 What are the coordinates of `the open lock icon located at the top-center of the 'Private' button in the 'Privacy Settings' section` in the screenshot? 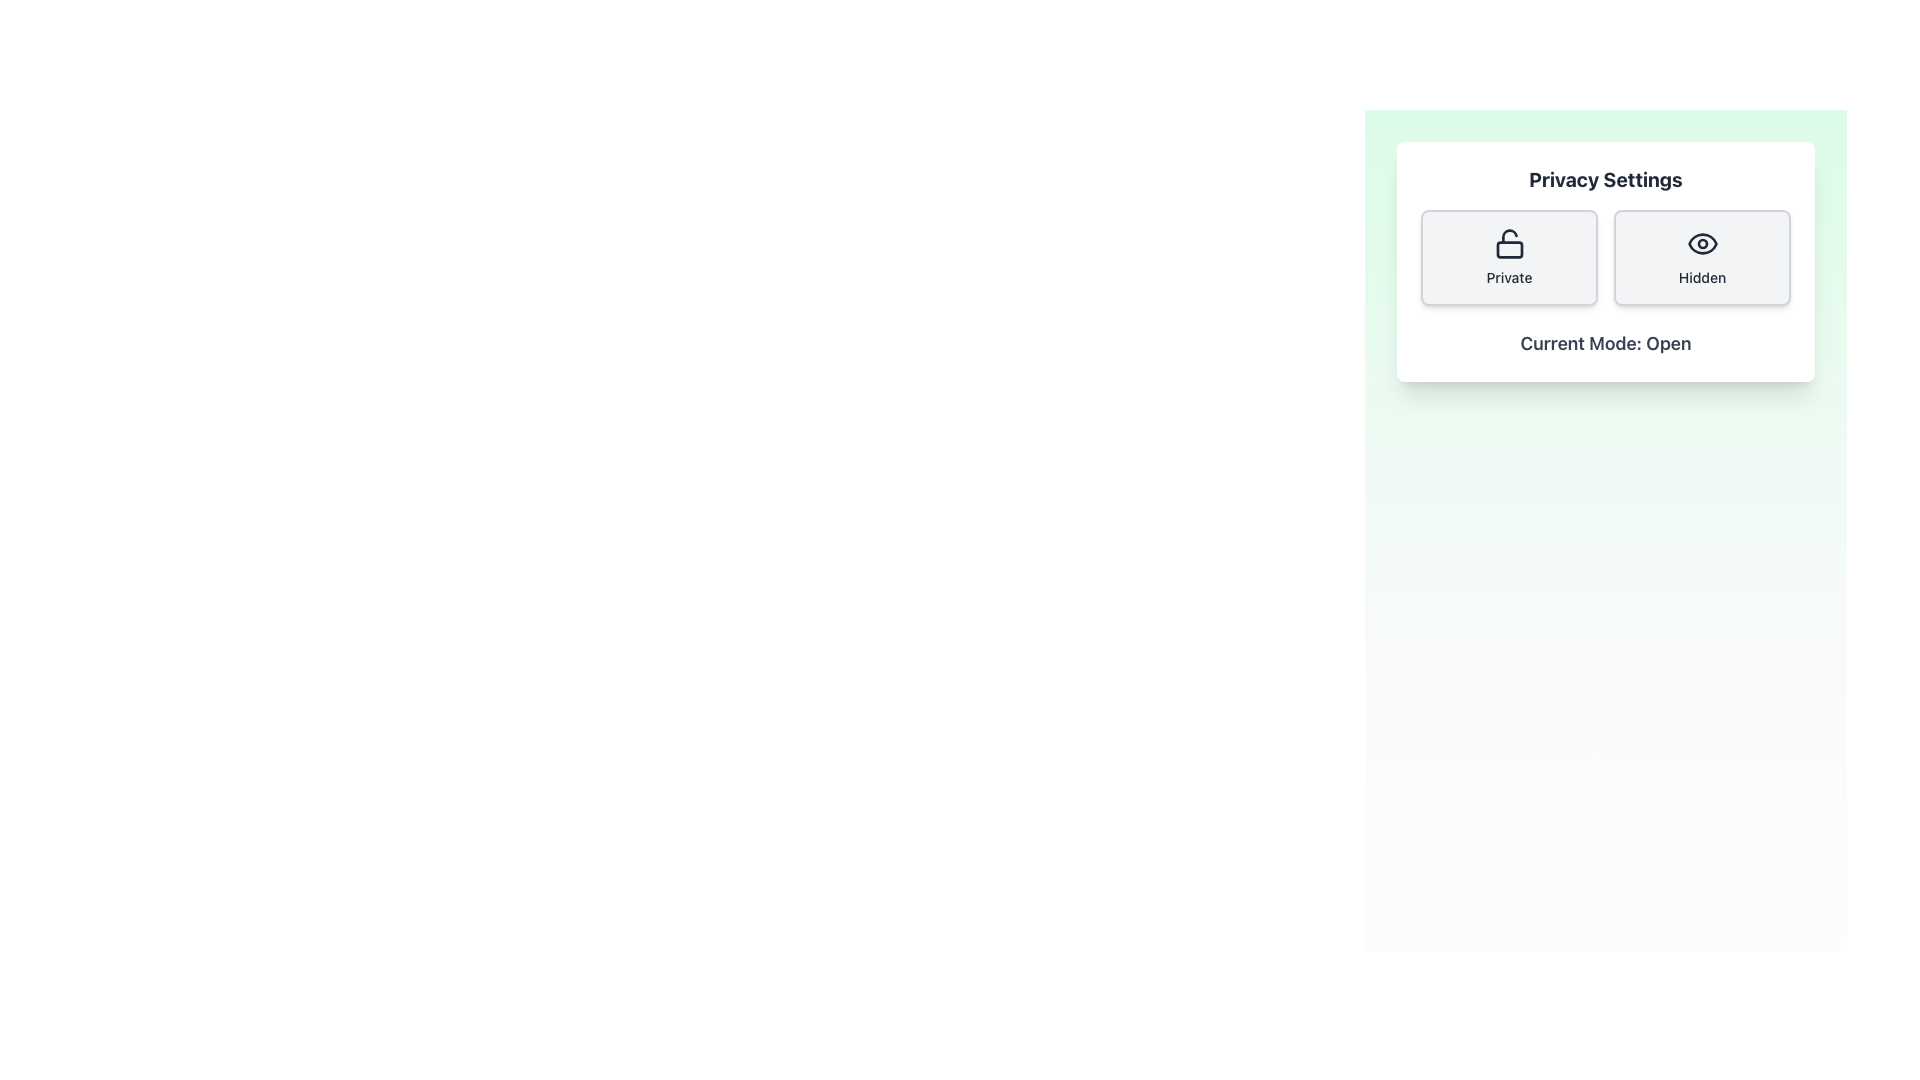 It's located at (1509, 242).